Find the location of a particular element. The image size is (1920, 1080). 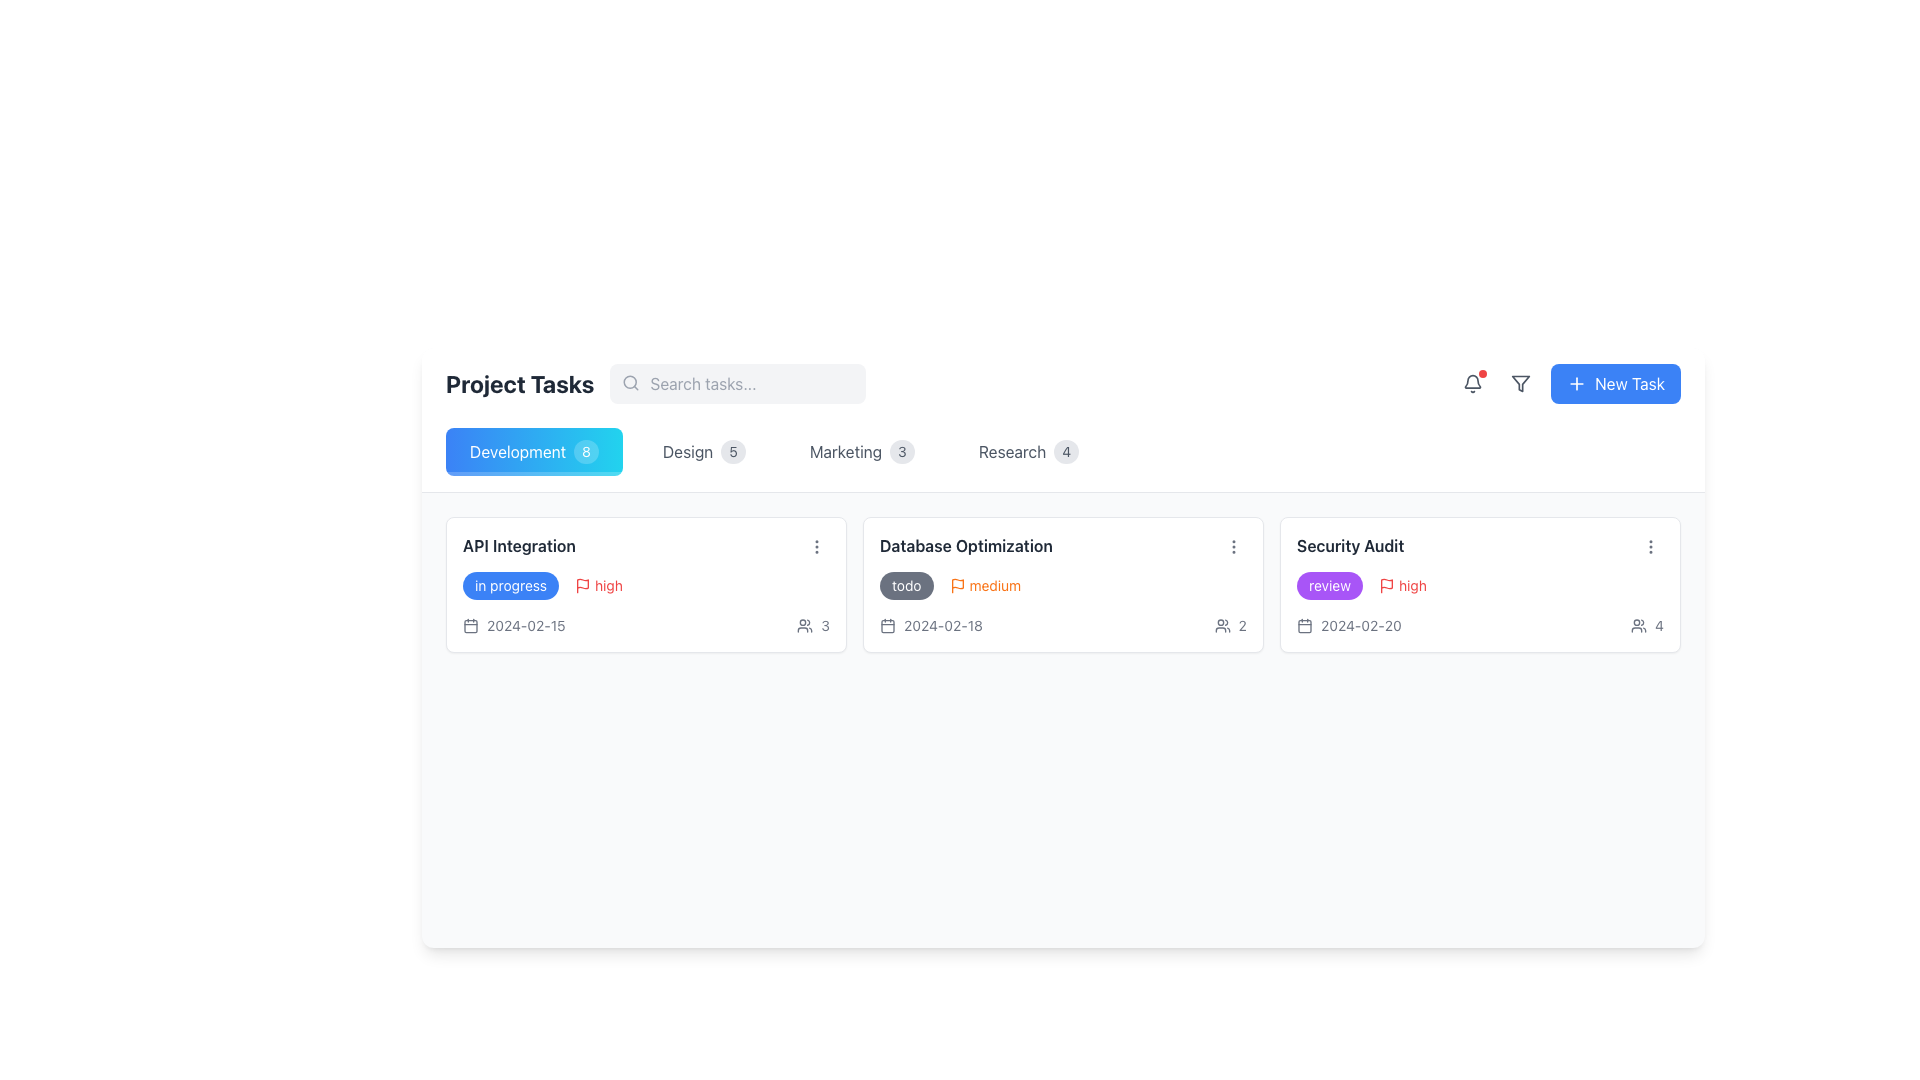

the third navigation menu item labeled 'Marketing' is located at coordinates (862, 451).